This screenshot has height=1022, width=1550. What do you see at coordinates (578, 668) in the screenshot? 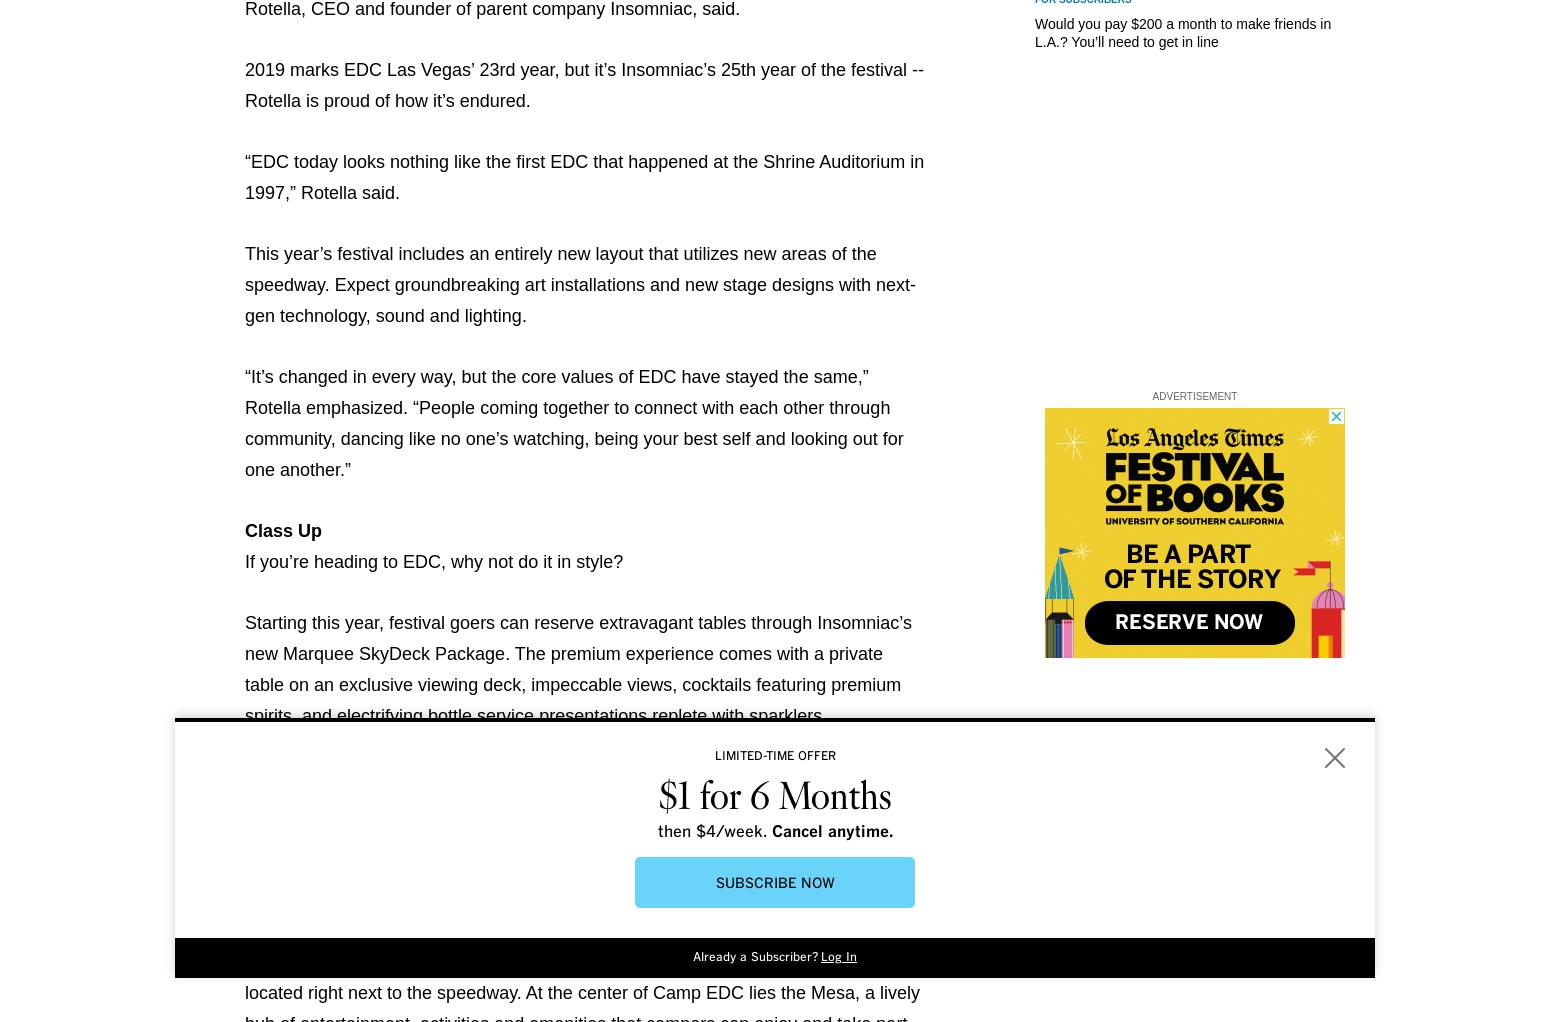
I see `'Starting this year, festival goers can reserve extravagant tables through Insomniac’s new Marquee SkyDeck Package. The premium experience comes with a private table on an exclusive viewing deck, impeccable views, cocktails featuring premium spirits, and electrifying bottle service presentations replete with sparklers.'` at bounding box center [578, 668].